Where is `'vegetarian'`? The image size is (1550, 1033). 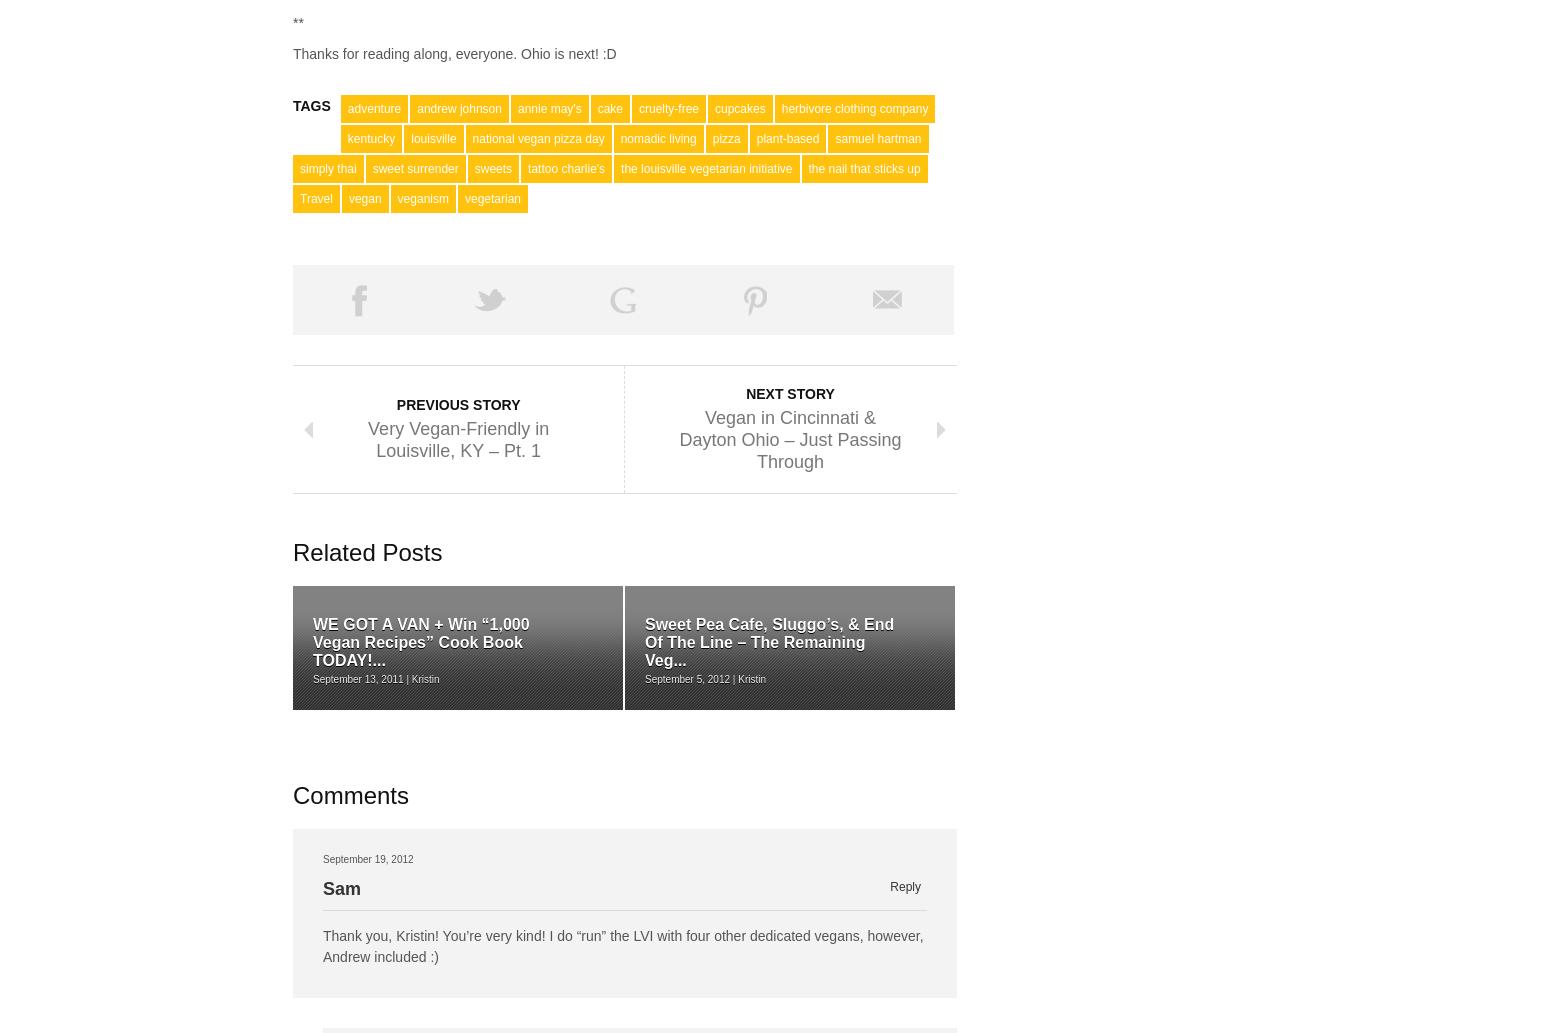 'vegetarian' is located at coordinates (491, 197).